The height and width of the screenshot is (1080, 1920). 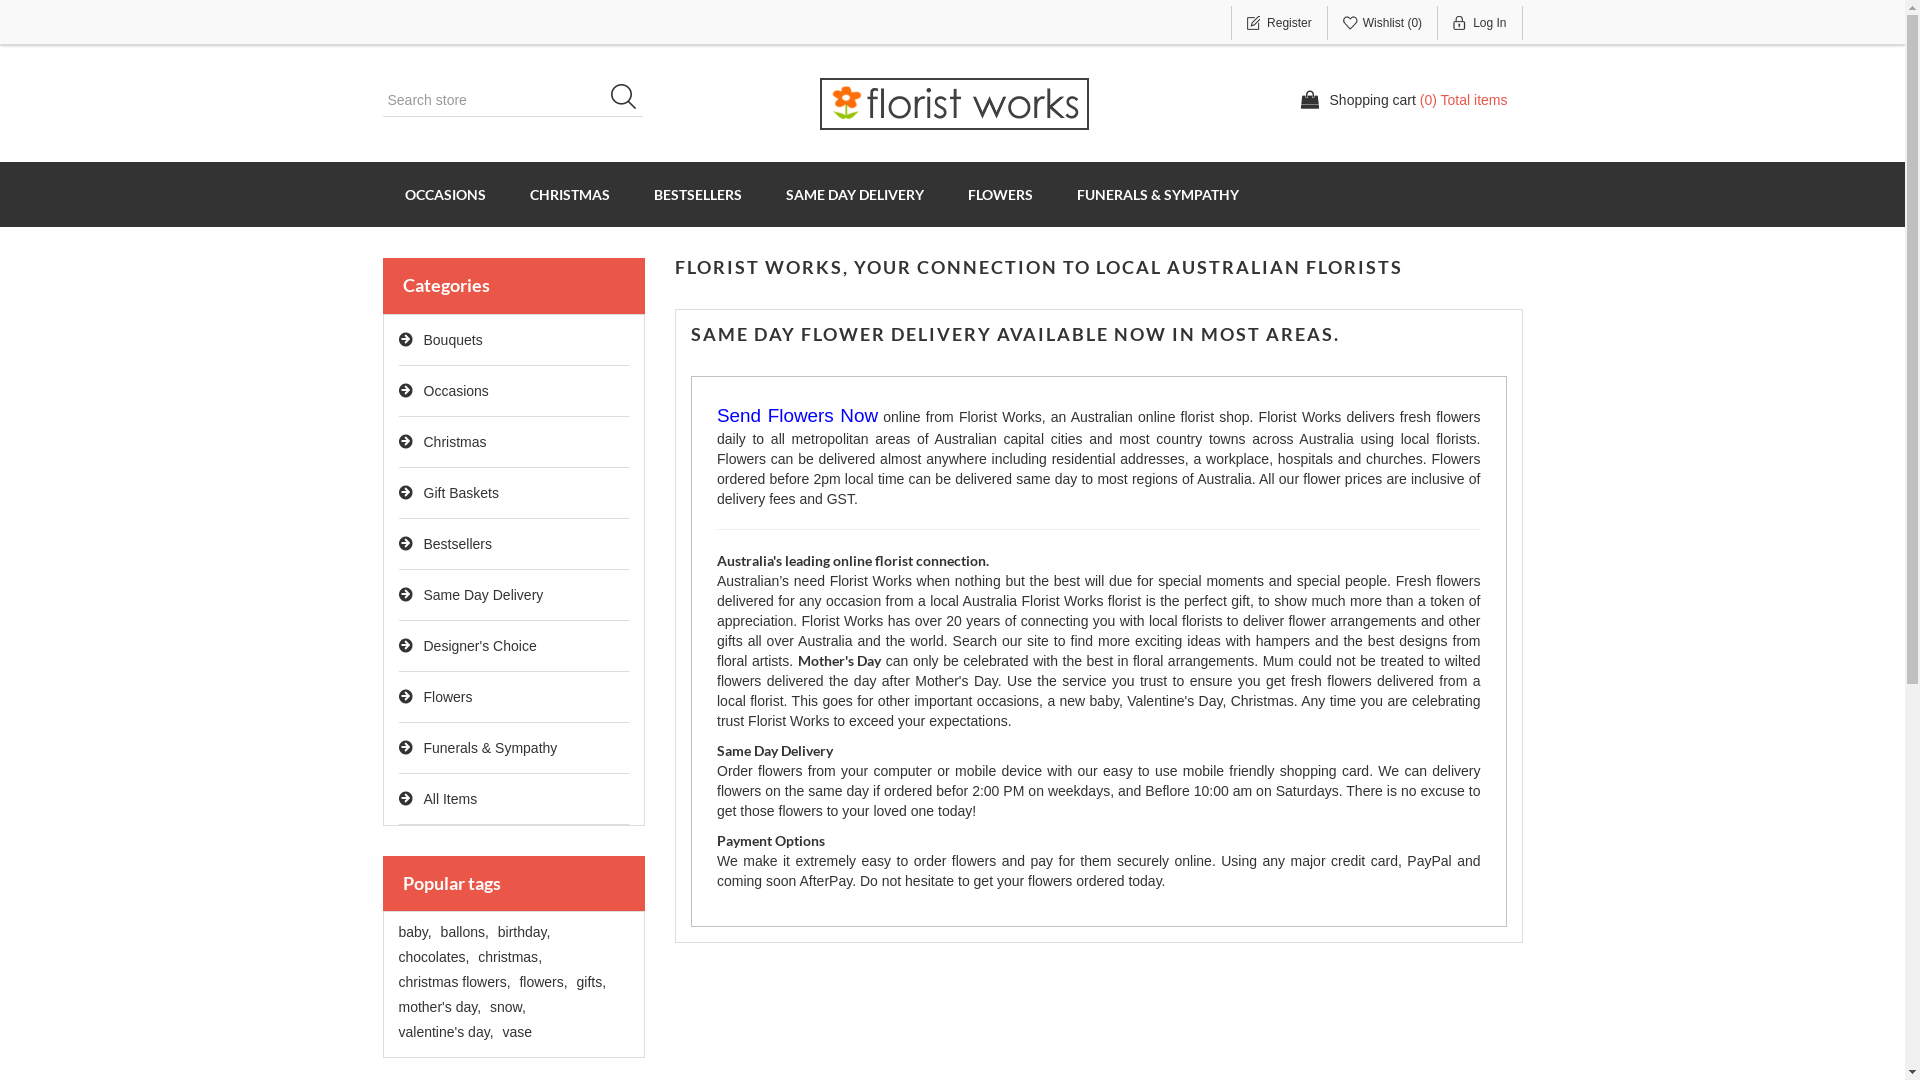 I want to click on 'BESTSELLERS', so click(x=697, y=194).